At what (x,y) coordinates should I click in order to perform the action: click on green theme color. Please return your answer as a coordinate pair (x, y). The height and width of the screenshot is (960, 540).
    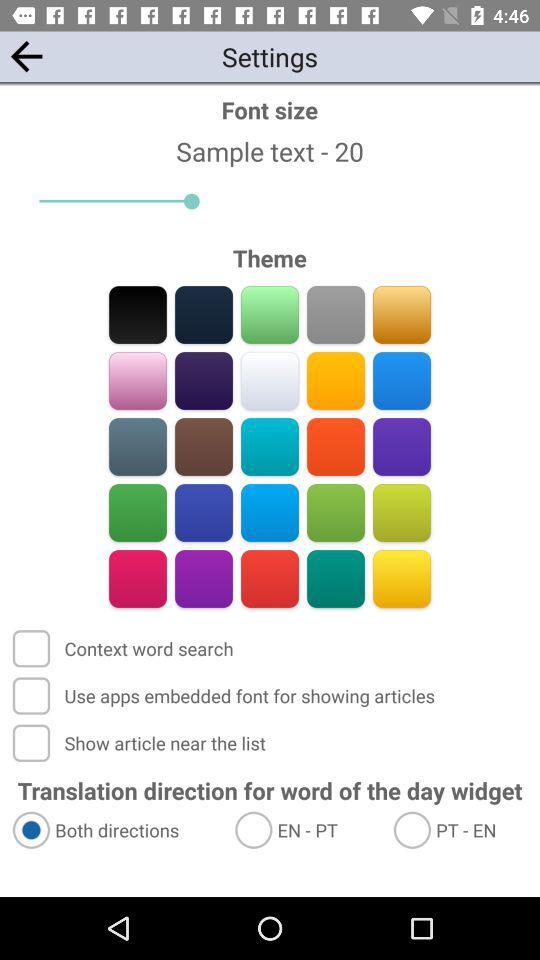
    Looking at the image, I should click on (270, 314).